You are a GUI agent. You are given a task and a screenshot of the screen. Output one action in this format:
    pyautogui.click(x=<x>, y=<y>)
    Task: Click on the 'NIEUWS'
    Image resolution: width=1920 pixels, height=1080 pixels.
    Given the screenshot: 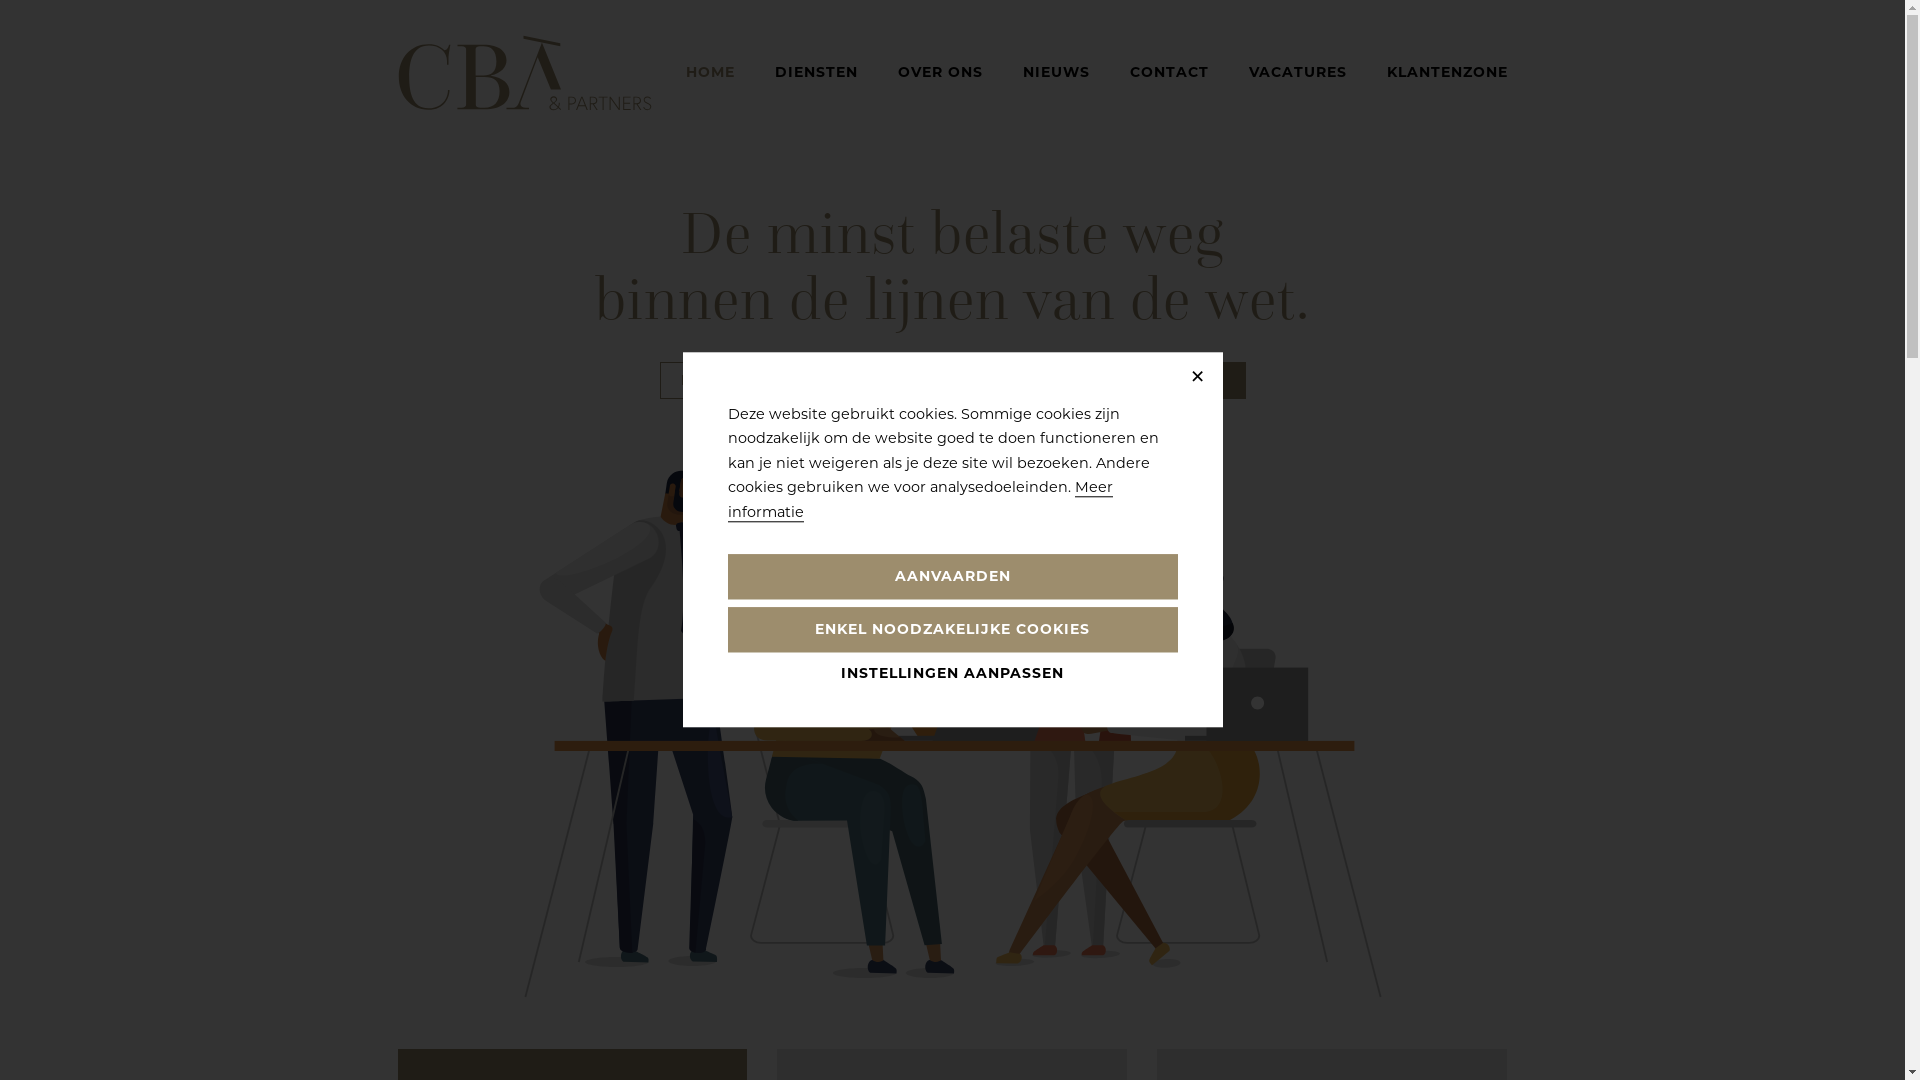 What is the action you would take?
    pyautogui.click(x=1054, y=71)
    